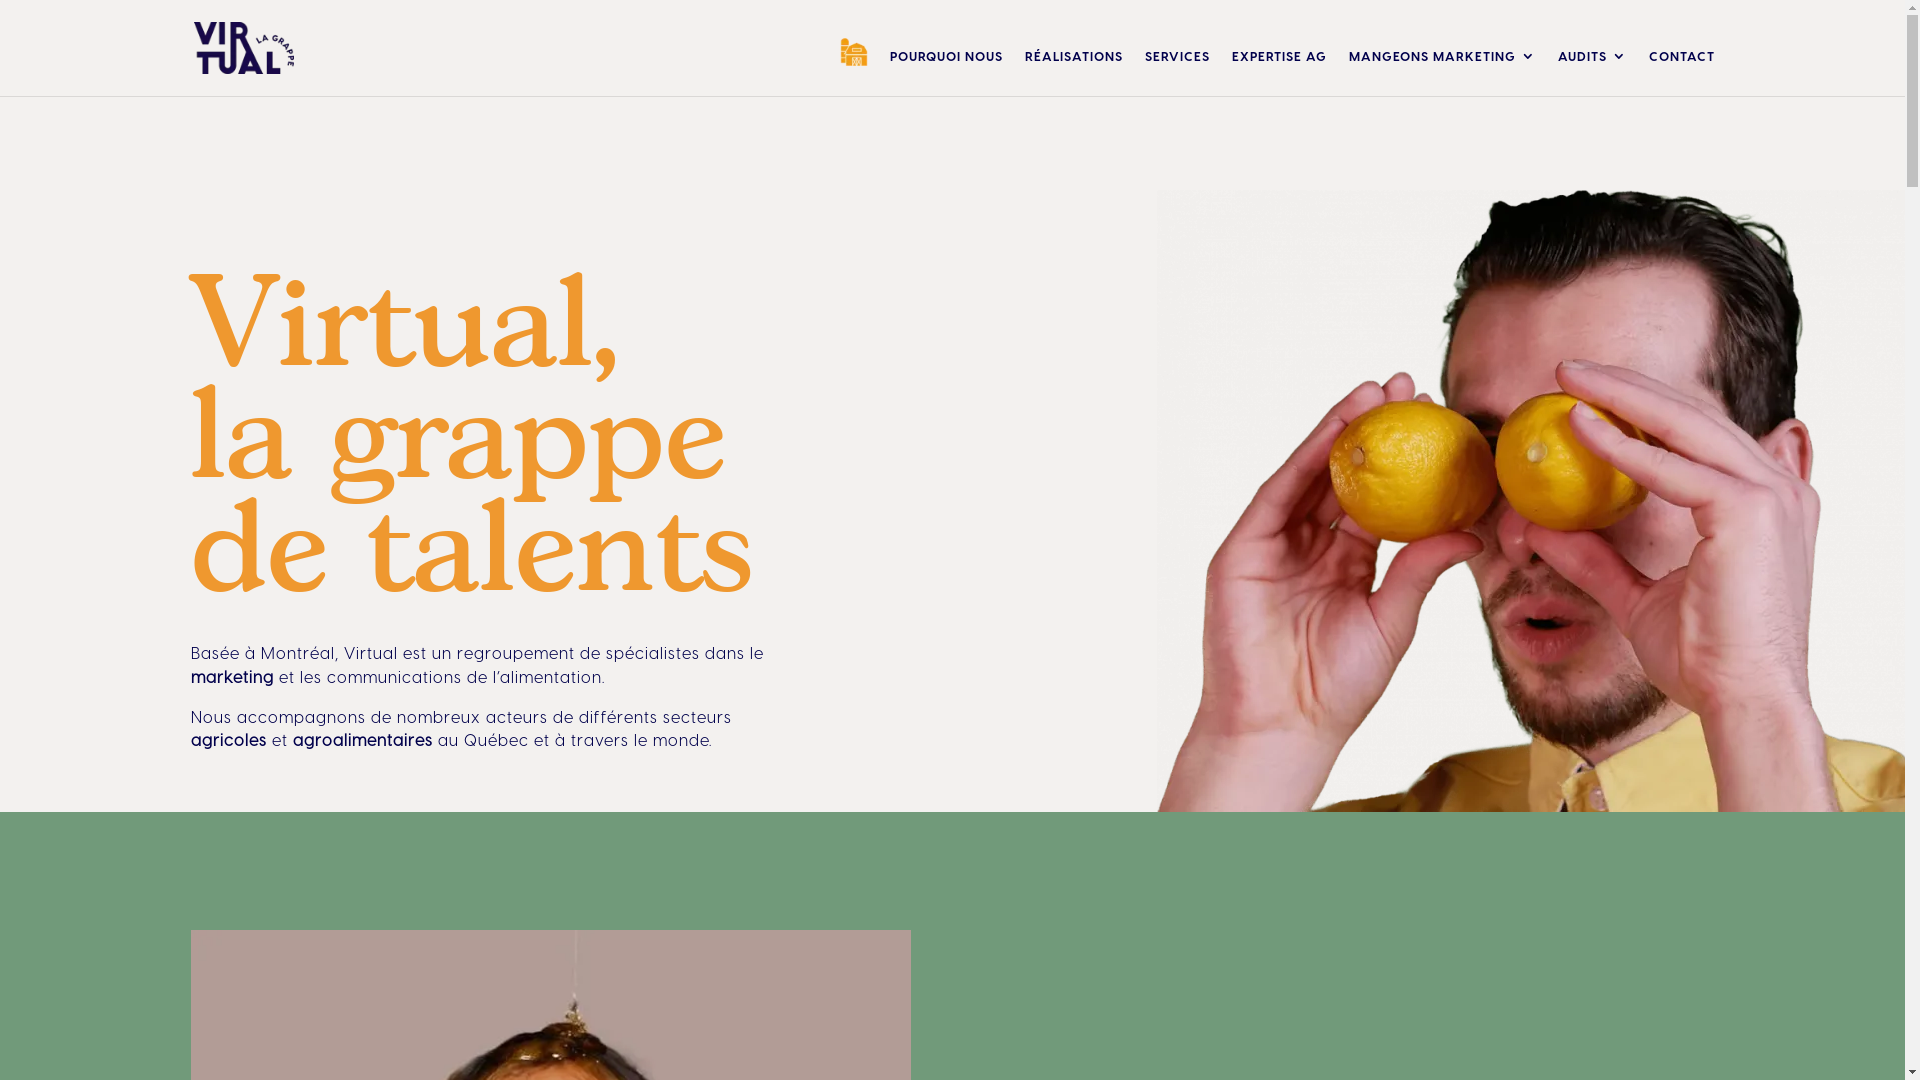 The width and height of the screenshot is (1920, 1080). I want to click on 'EXPERTISE AG', so click(1278, 71).